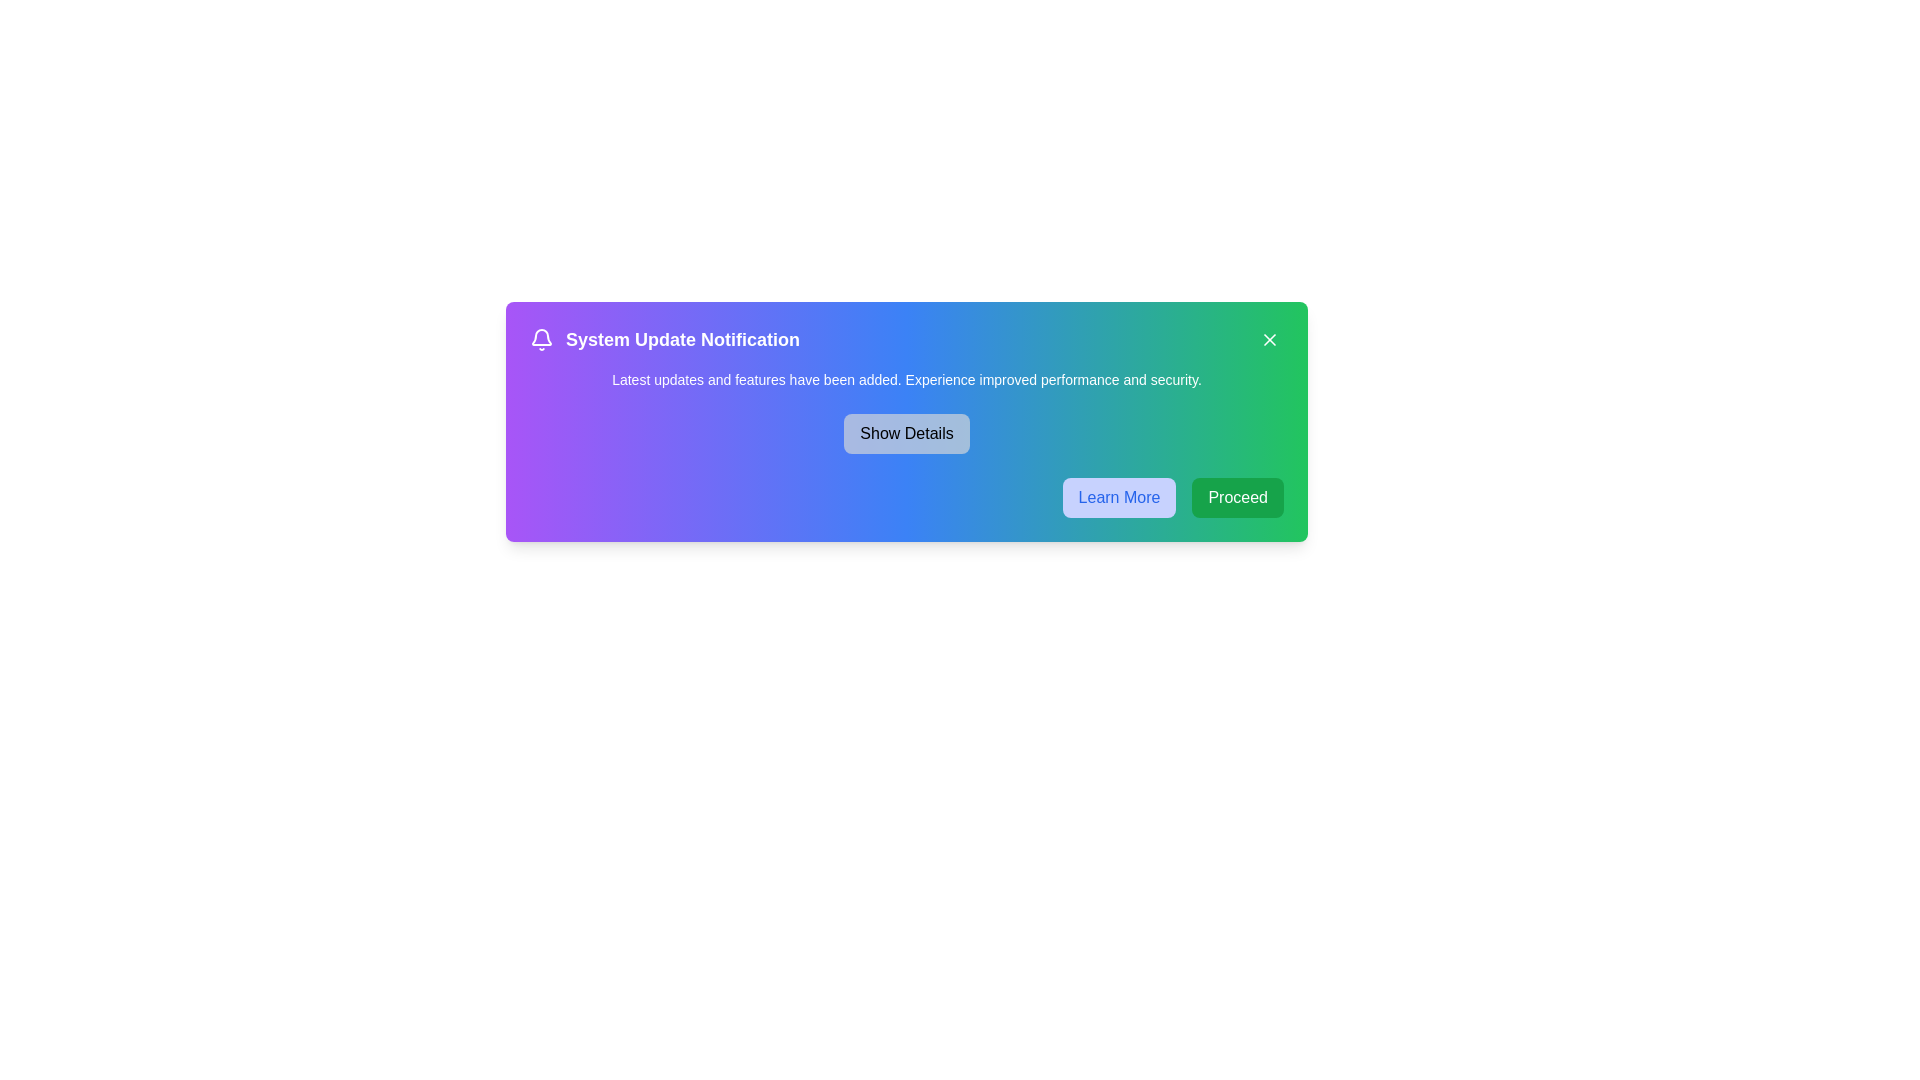 The height and width of the screenshot is (1080, 1920). Describe the element at coordinates (906, 420) in the screenshot. I see `displayed message in the Notification dialog box, which is centrally positioned beneath the title and above the action buttons` at that location.